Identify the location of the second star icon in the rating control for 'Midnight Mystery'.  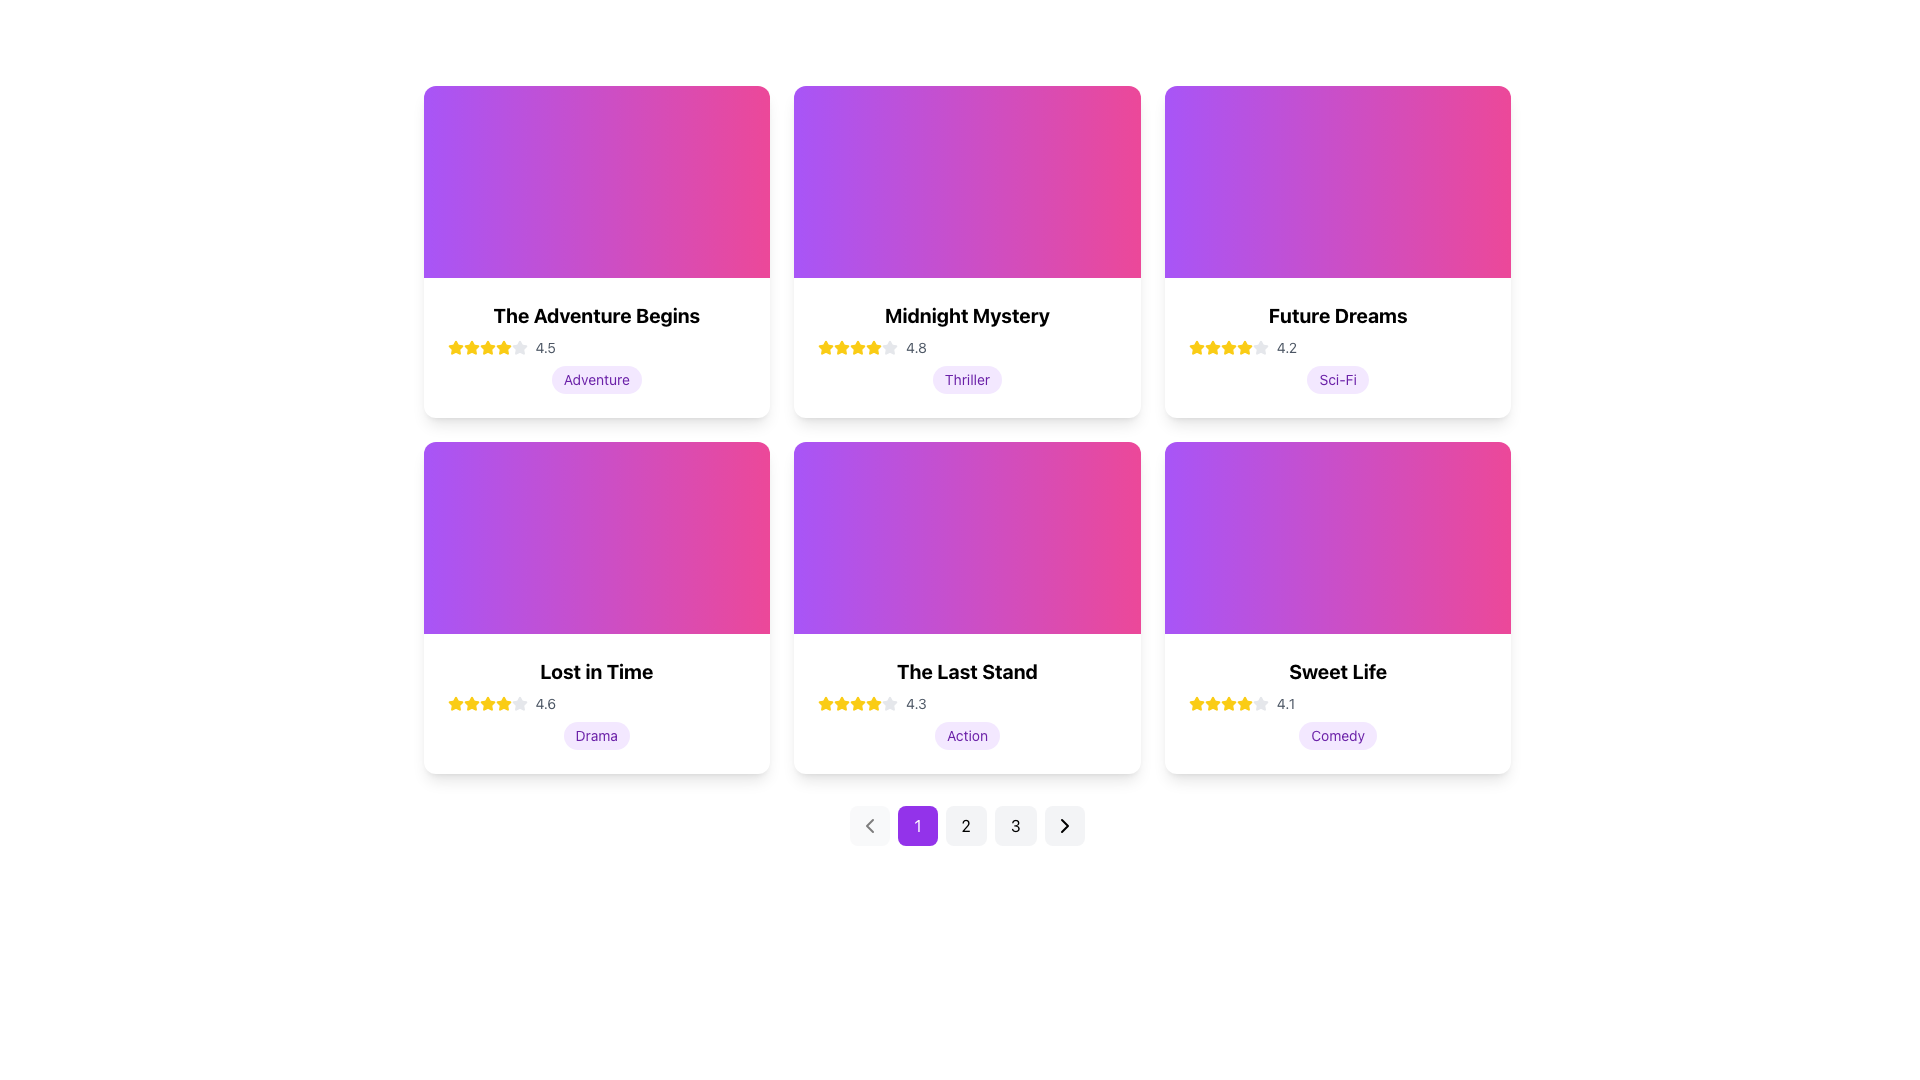
(889, 346).